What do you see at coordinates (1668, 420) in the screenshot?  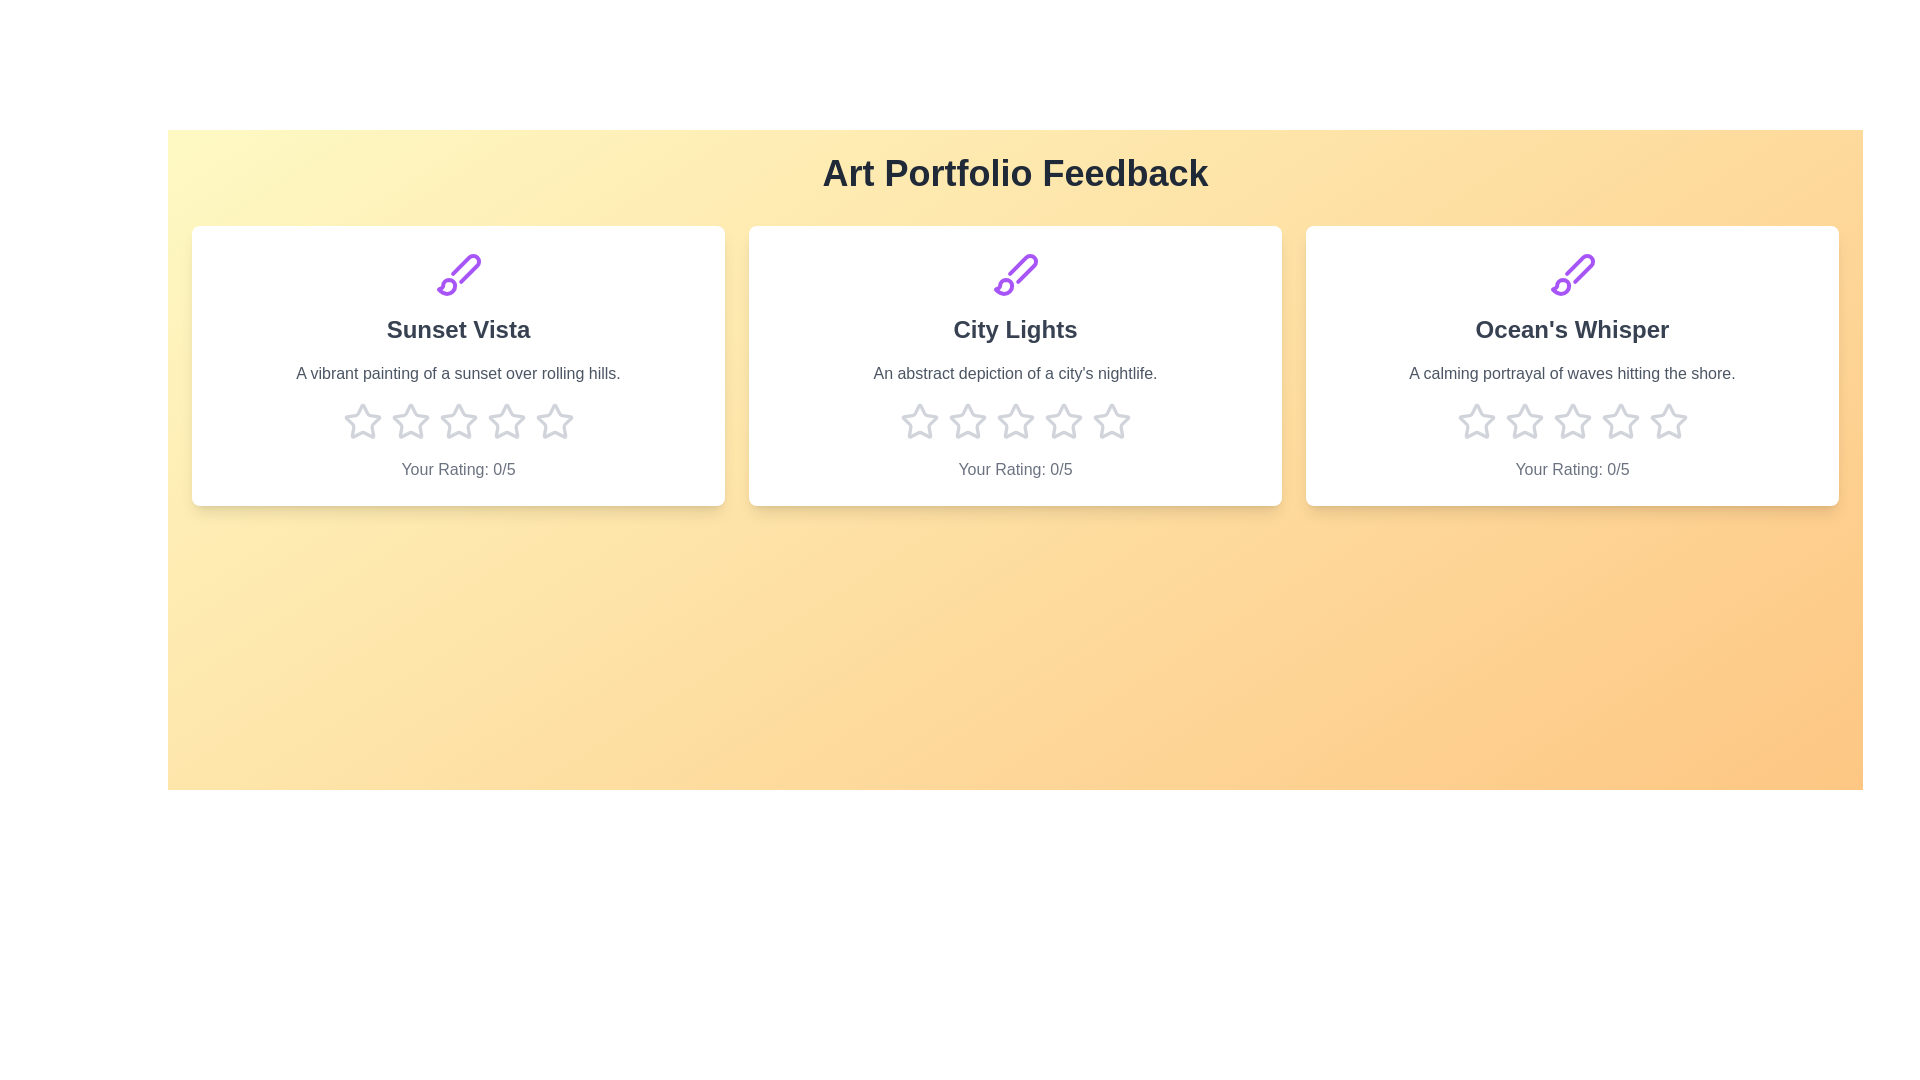 I see `the star corresponding to 5 stars for the artwork titled 'Ocean's Whisper'` at bounding box center [1668, 420].